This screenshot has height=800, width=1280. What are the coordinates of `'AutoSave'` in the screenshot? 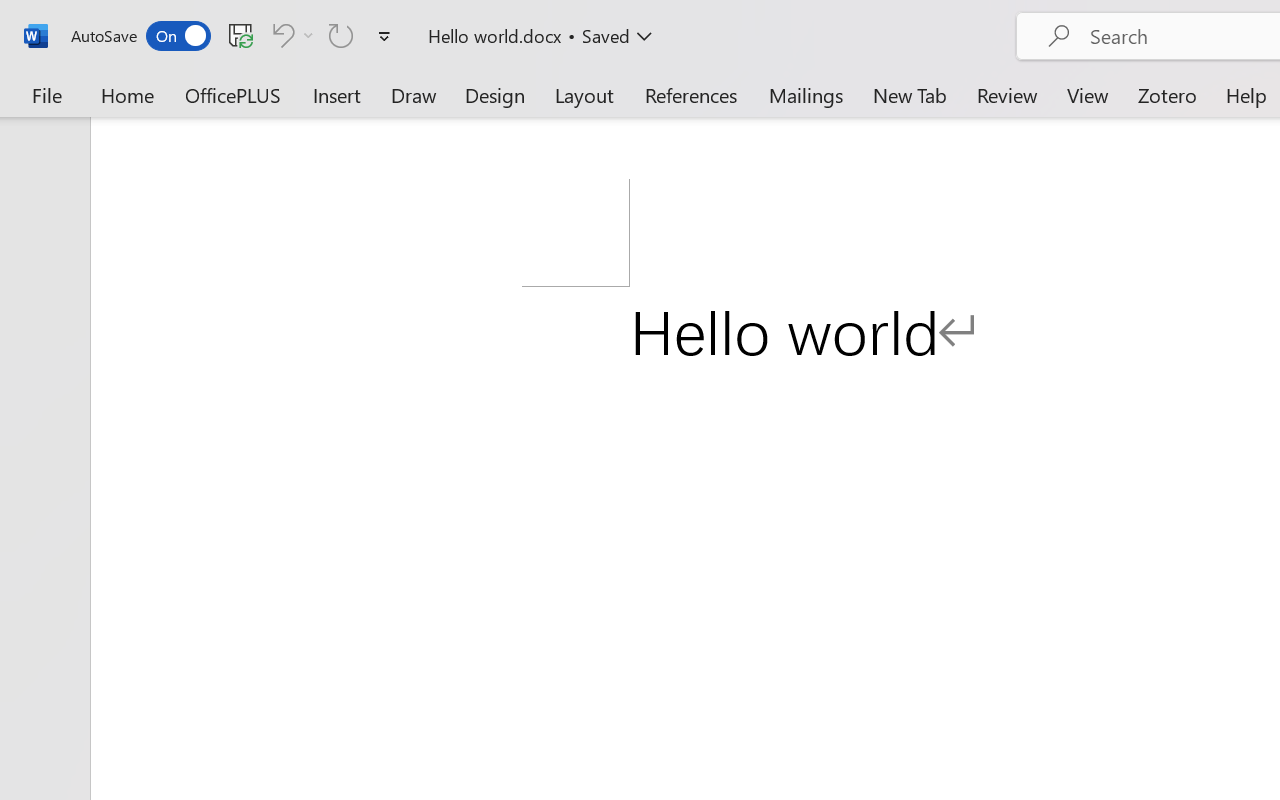 It's located at (139, 35).